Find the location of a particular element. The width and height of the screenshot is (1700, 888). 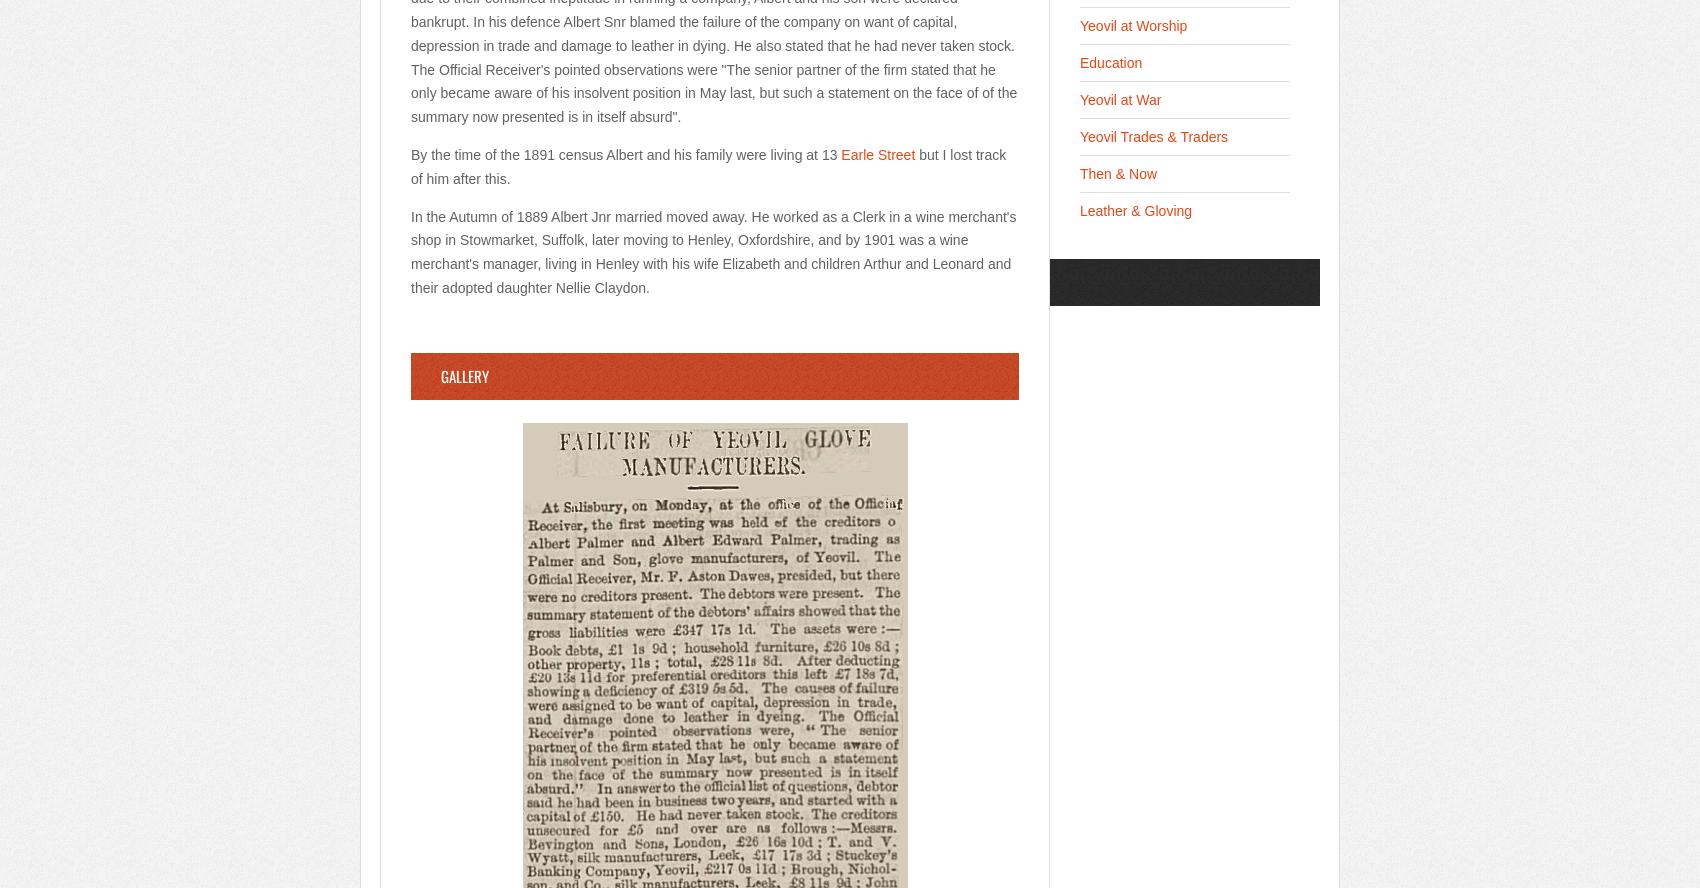

'Earle Street' is located at coordinates (878, 153).